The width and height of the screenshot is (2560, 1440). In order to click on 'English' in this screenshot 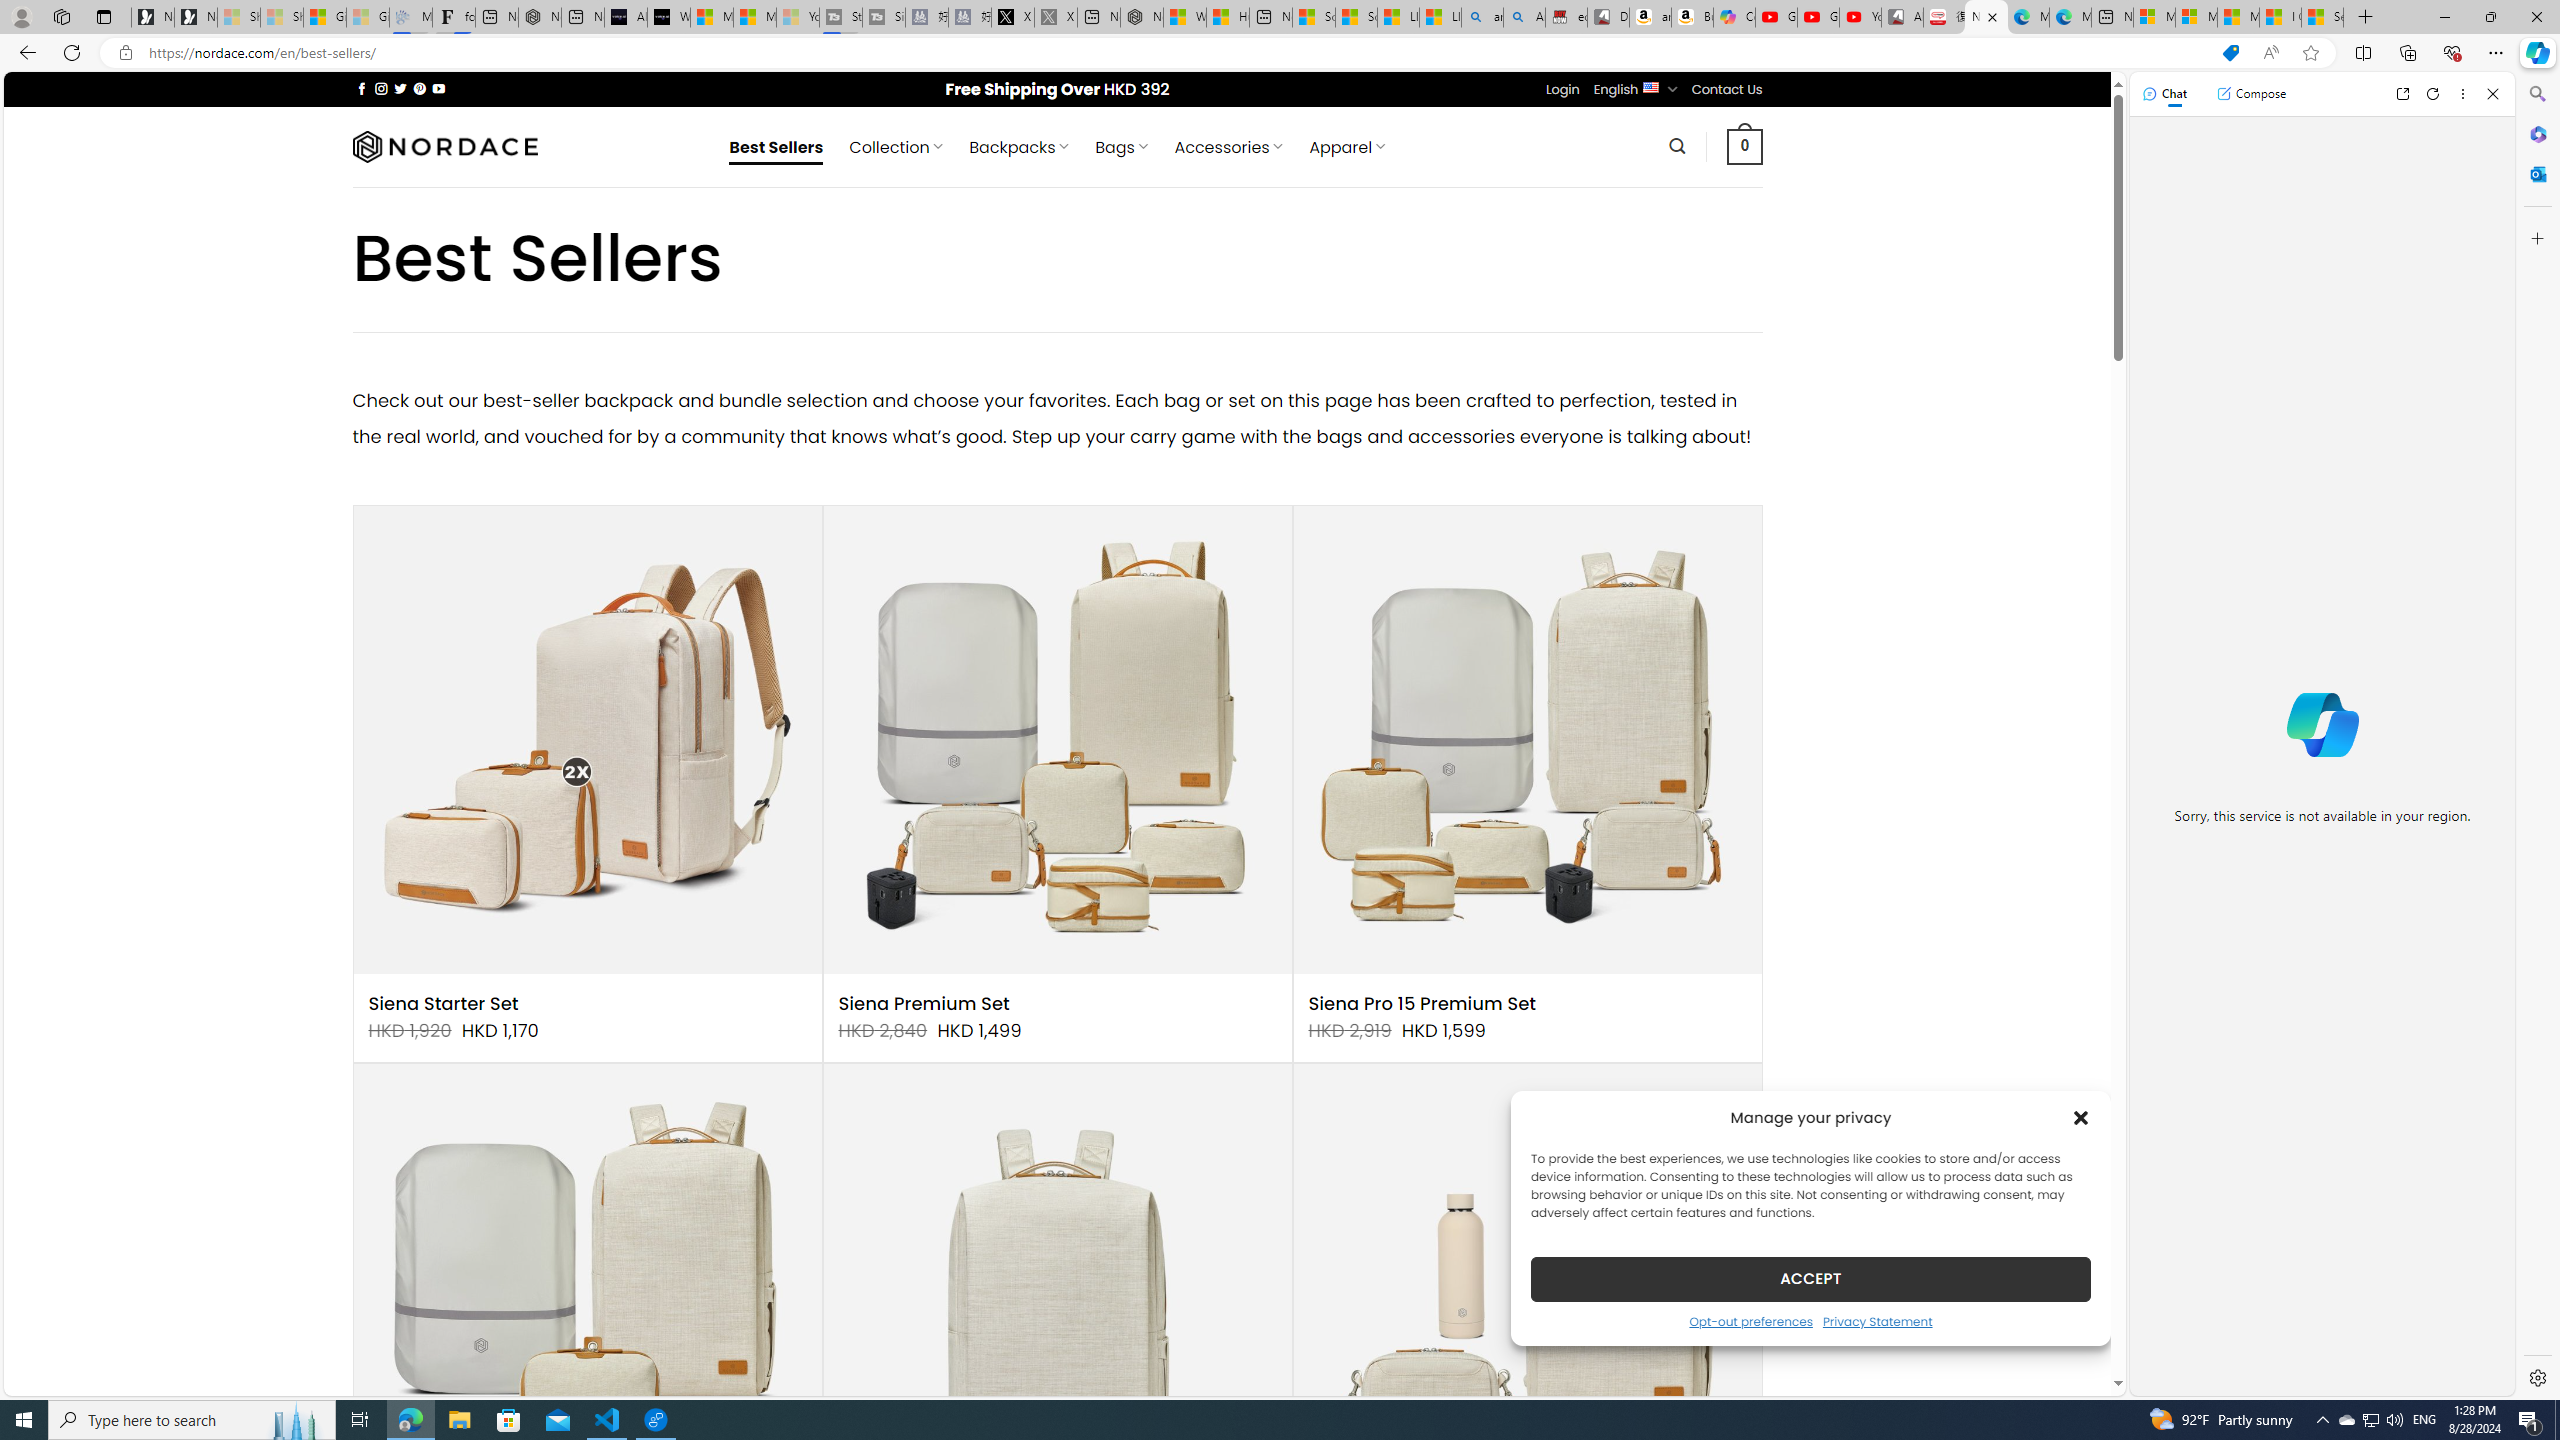, I will do `click(1650, 87)`.